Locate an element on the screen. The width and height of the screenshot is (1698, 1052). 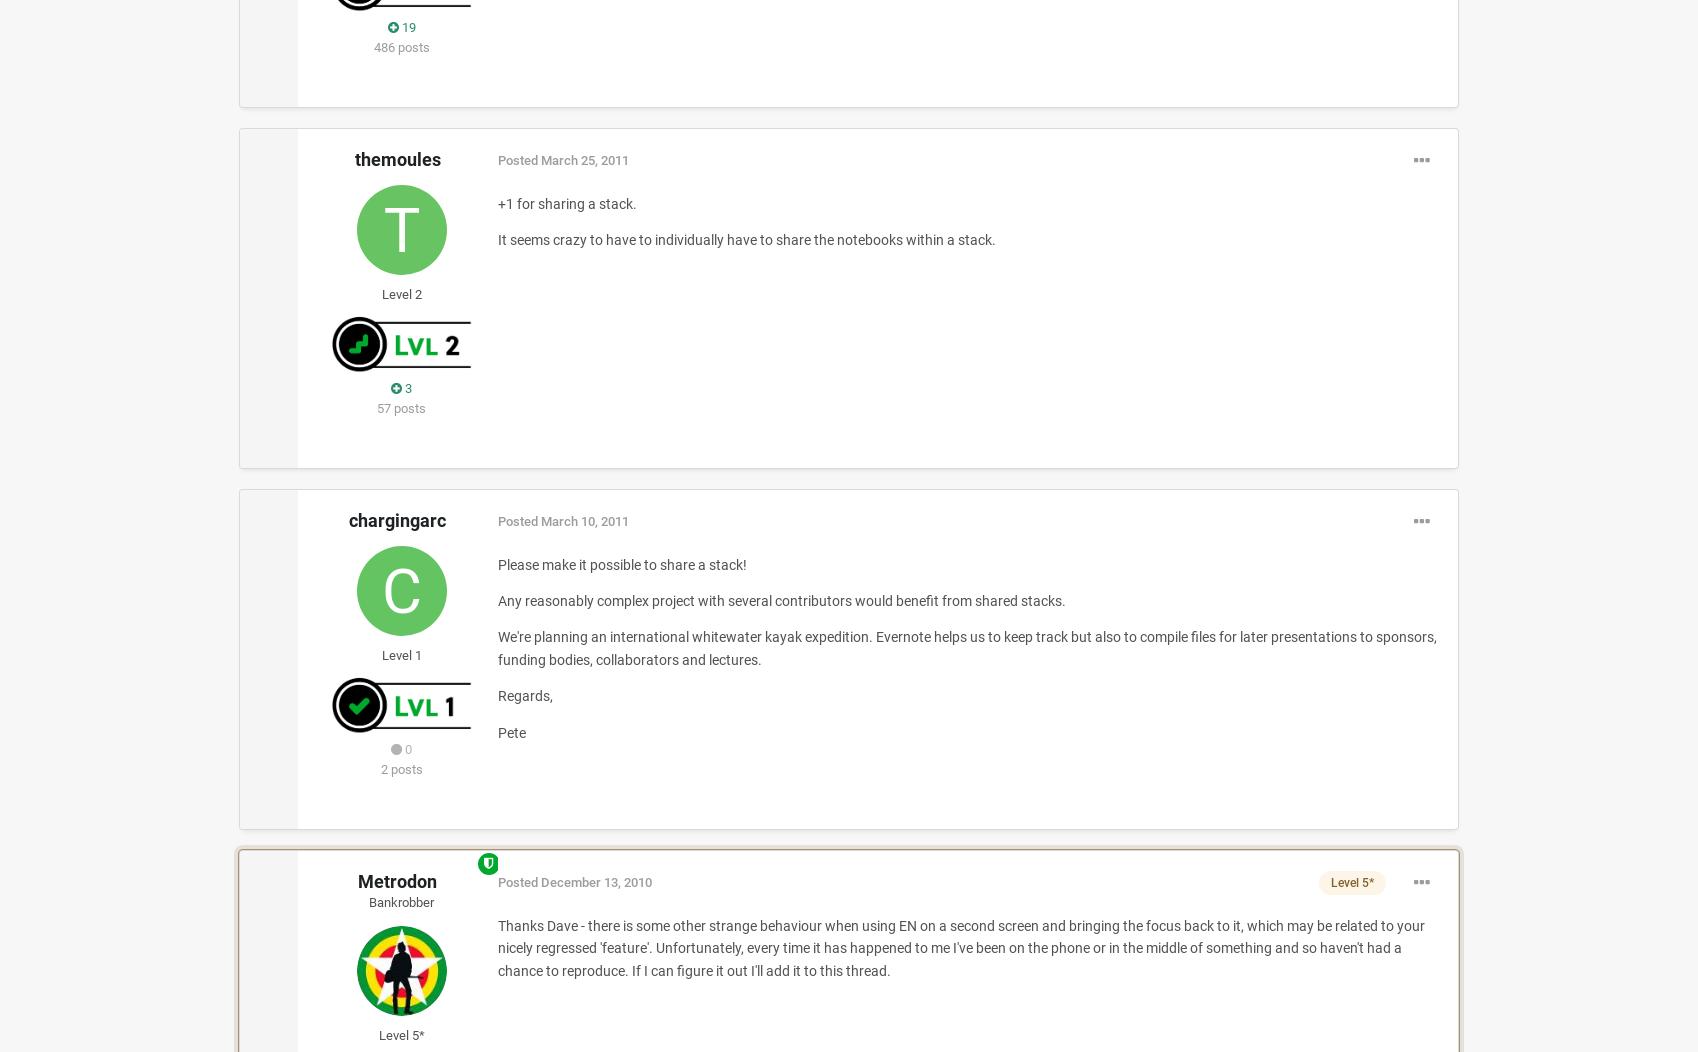
'Any reasonably complex project with several contributors would benefit from shared stacks.' is located at coordinates (496, 600).